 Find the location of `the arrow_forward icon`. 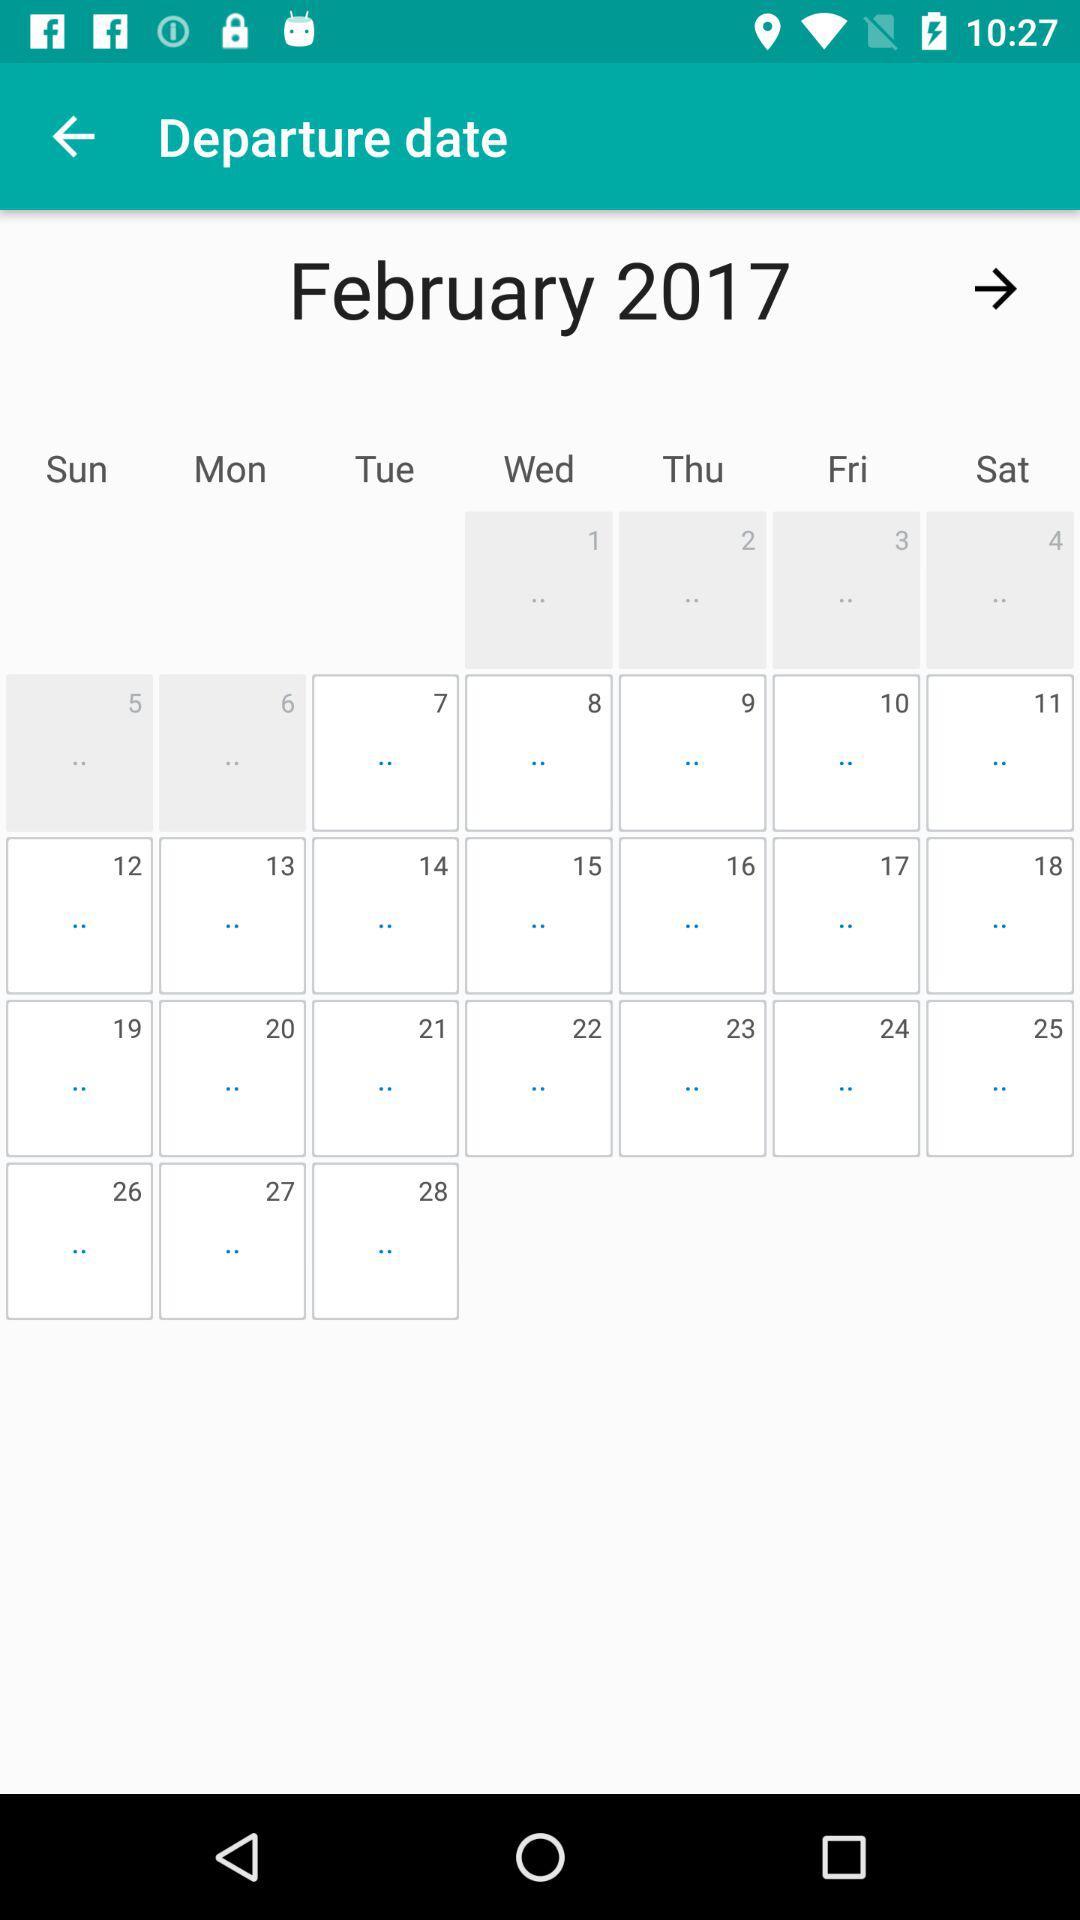

the arrow_forward icon is located at coordinates (995, 287).